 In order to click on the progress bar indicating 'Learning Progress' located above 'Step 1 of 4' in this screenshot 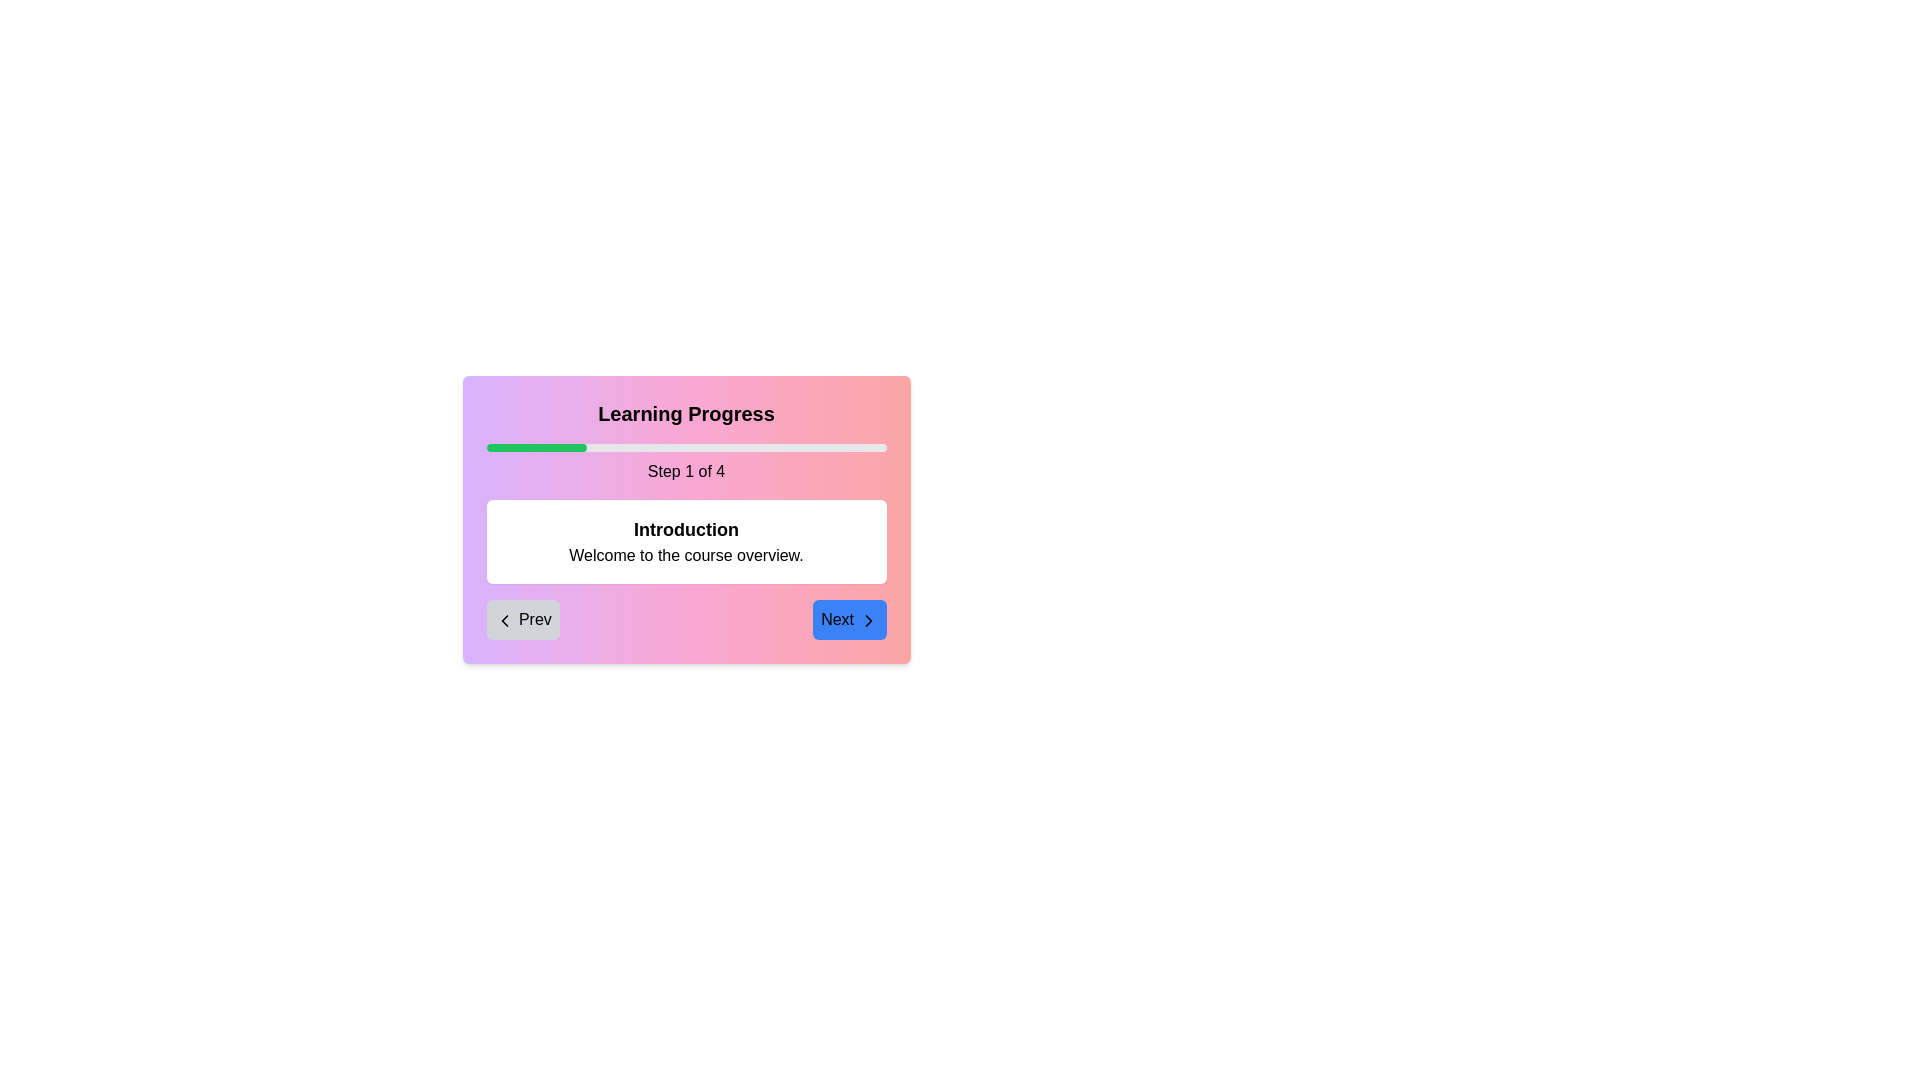, I will do `click(686, 446)`.